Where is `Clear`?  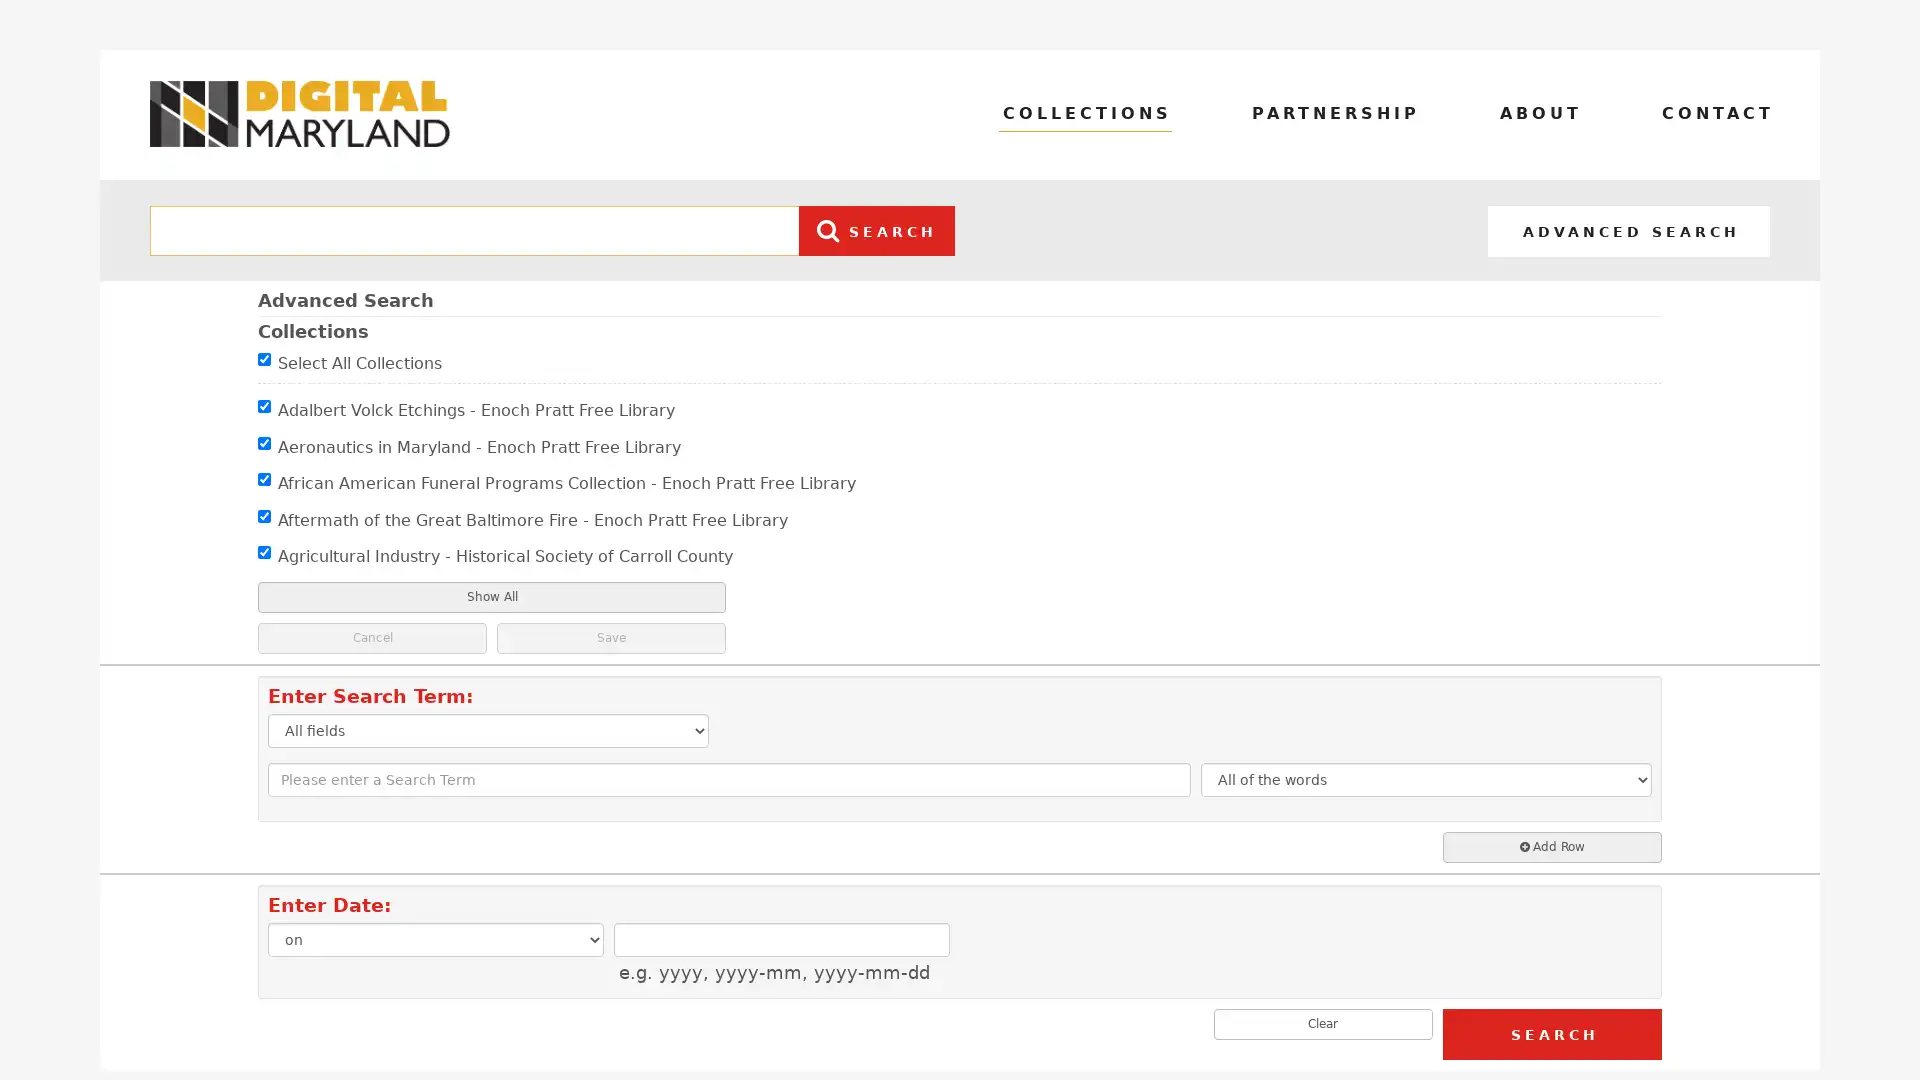
Clear is located at coordinates (1322, 1023).